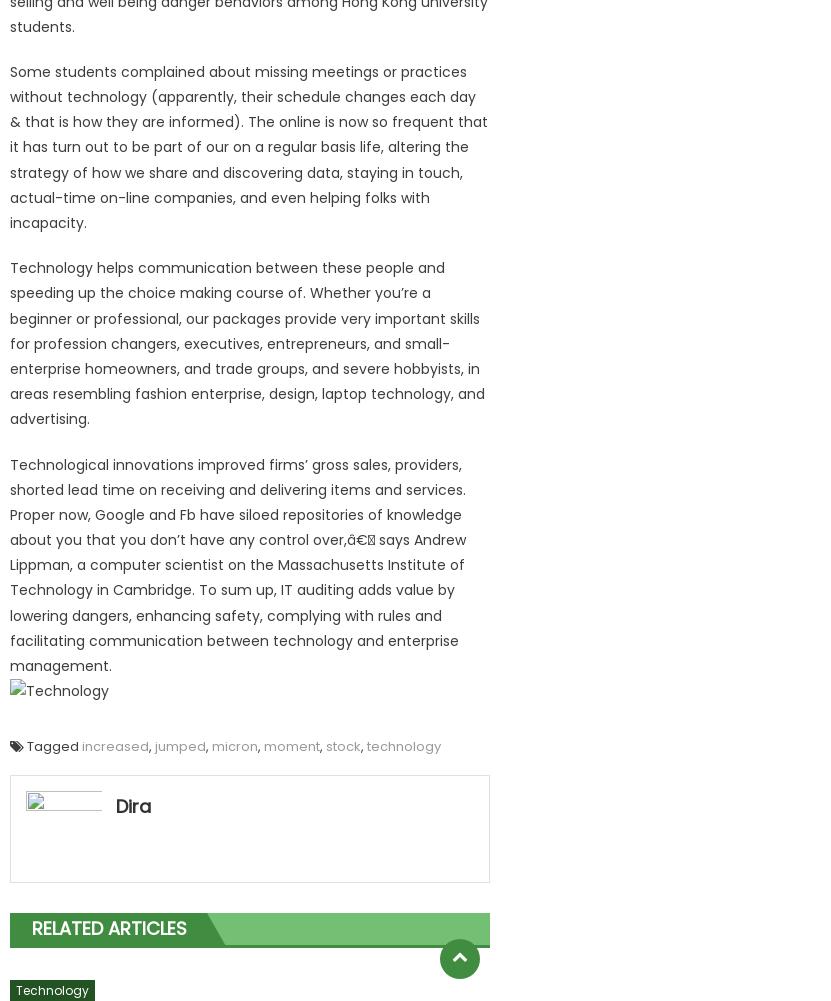 The height and width of the screenshot is (1001, 831). I want to click on 'Technology', so click(51, 989).